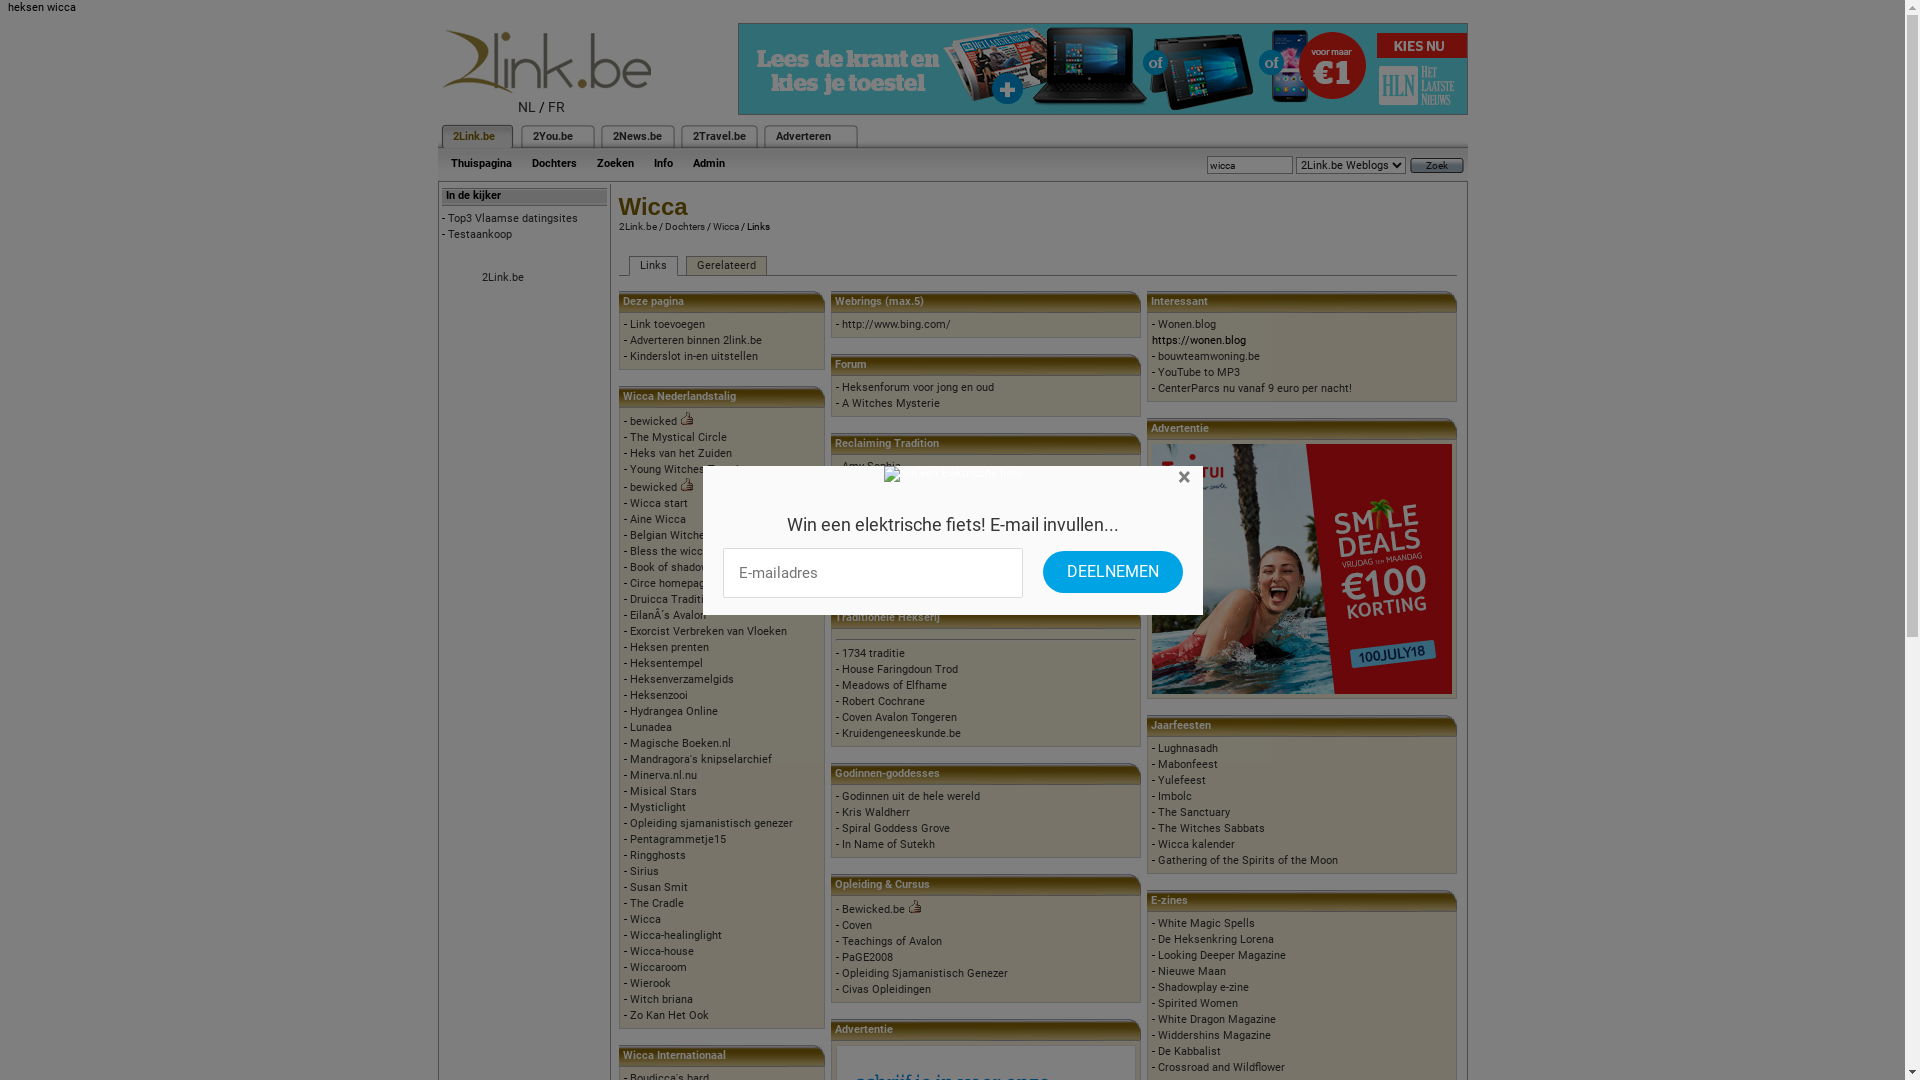 The width and height of the screenshot is (1920, 1080). I want to click on 'Wicca', so click(723, 225).